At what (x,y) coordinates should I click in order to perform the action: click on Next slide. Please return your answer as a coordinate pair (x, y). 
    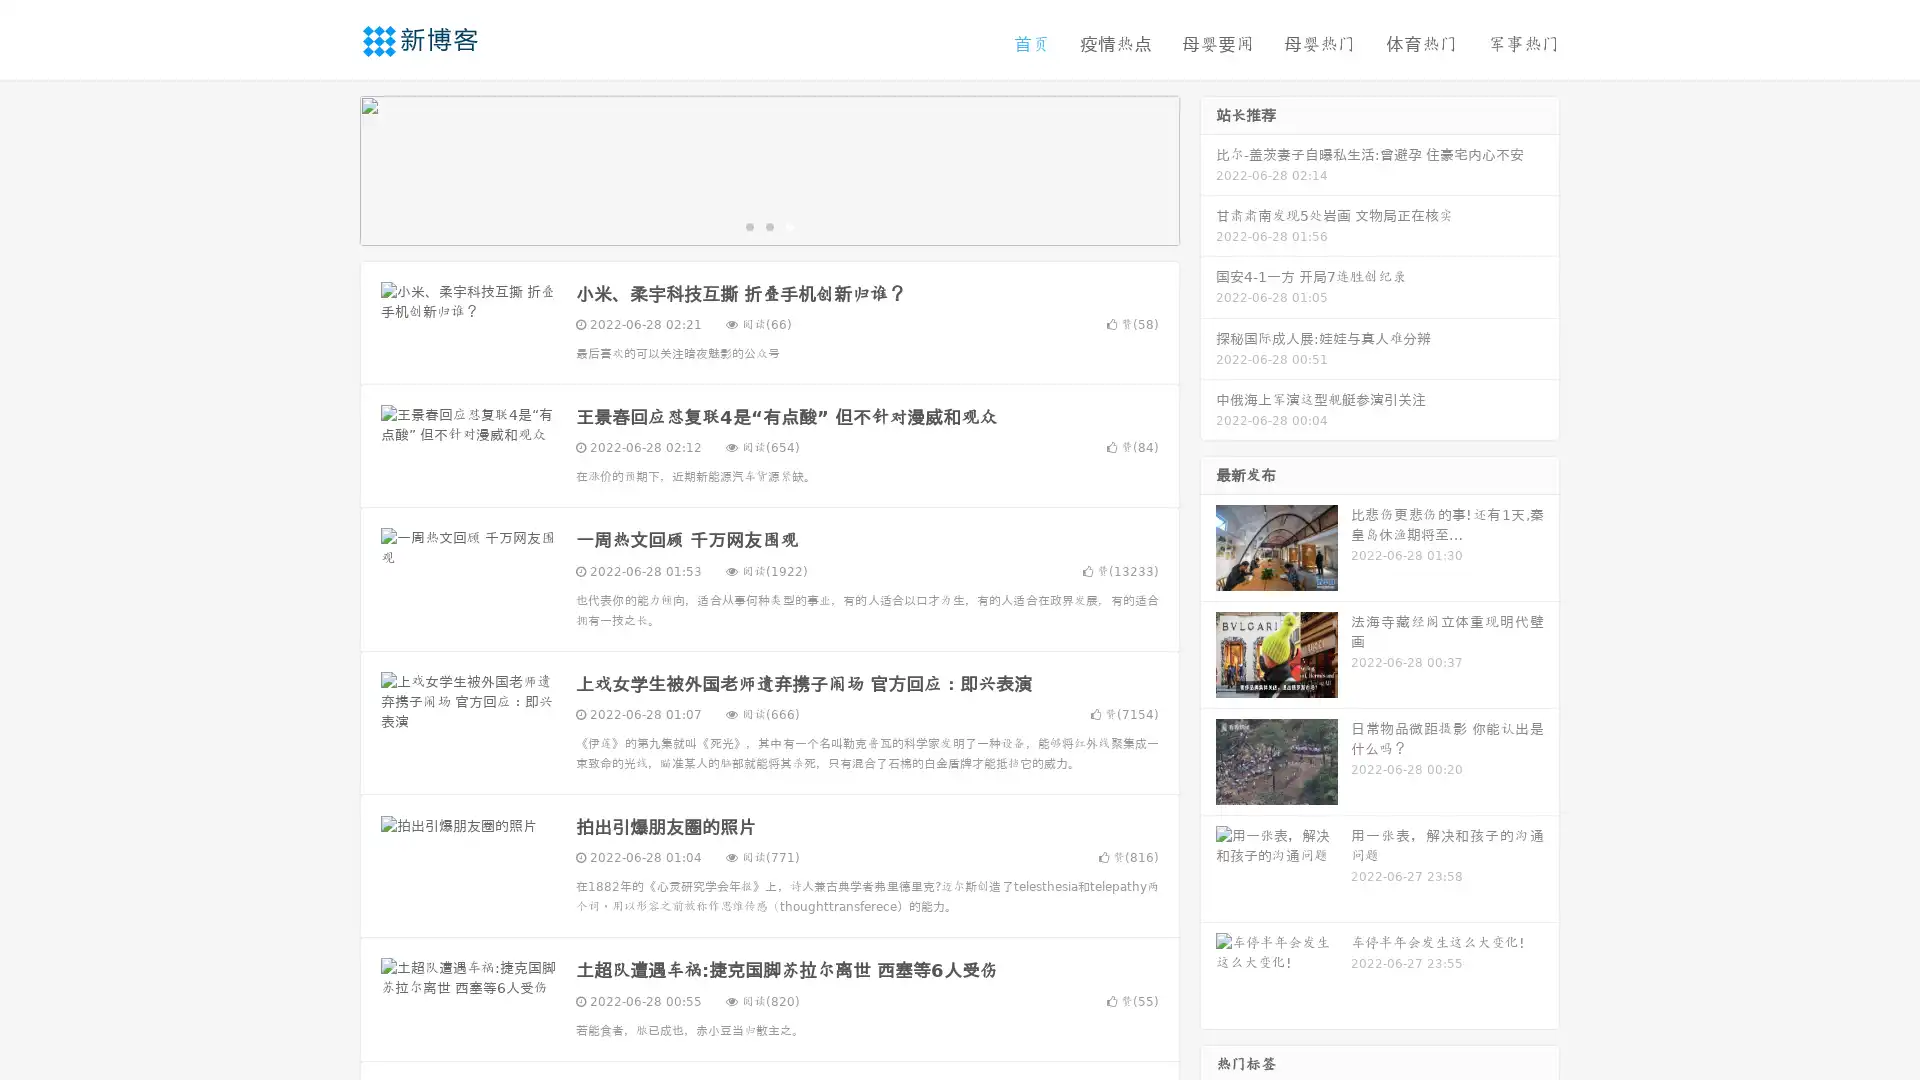
    Looking at the image, I should click on (1208, 168).